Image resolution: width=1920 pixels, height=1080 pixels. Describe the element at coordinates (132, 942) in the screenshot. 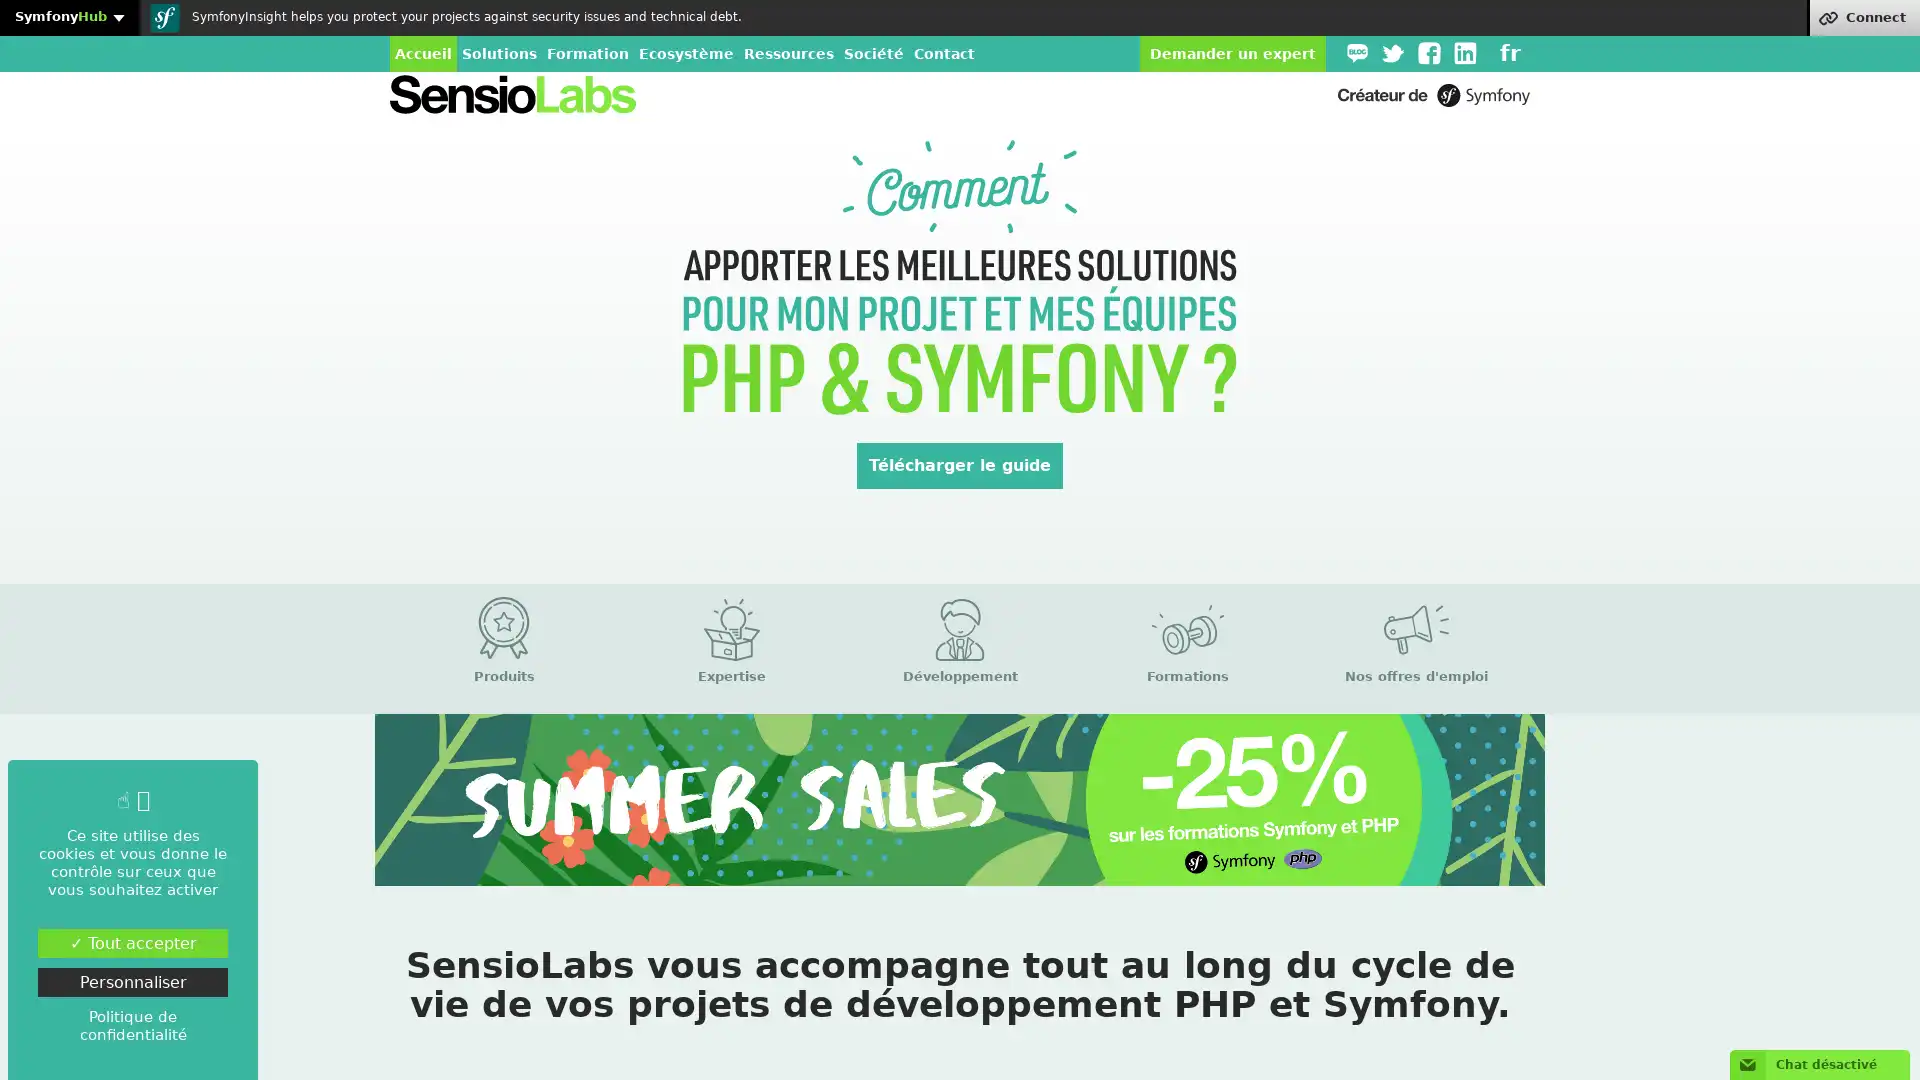

I see `Tout accepter` at that location.